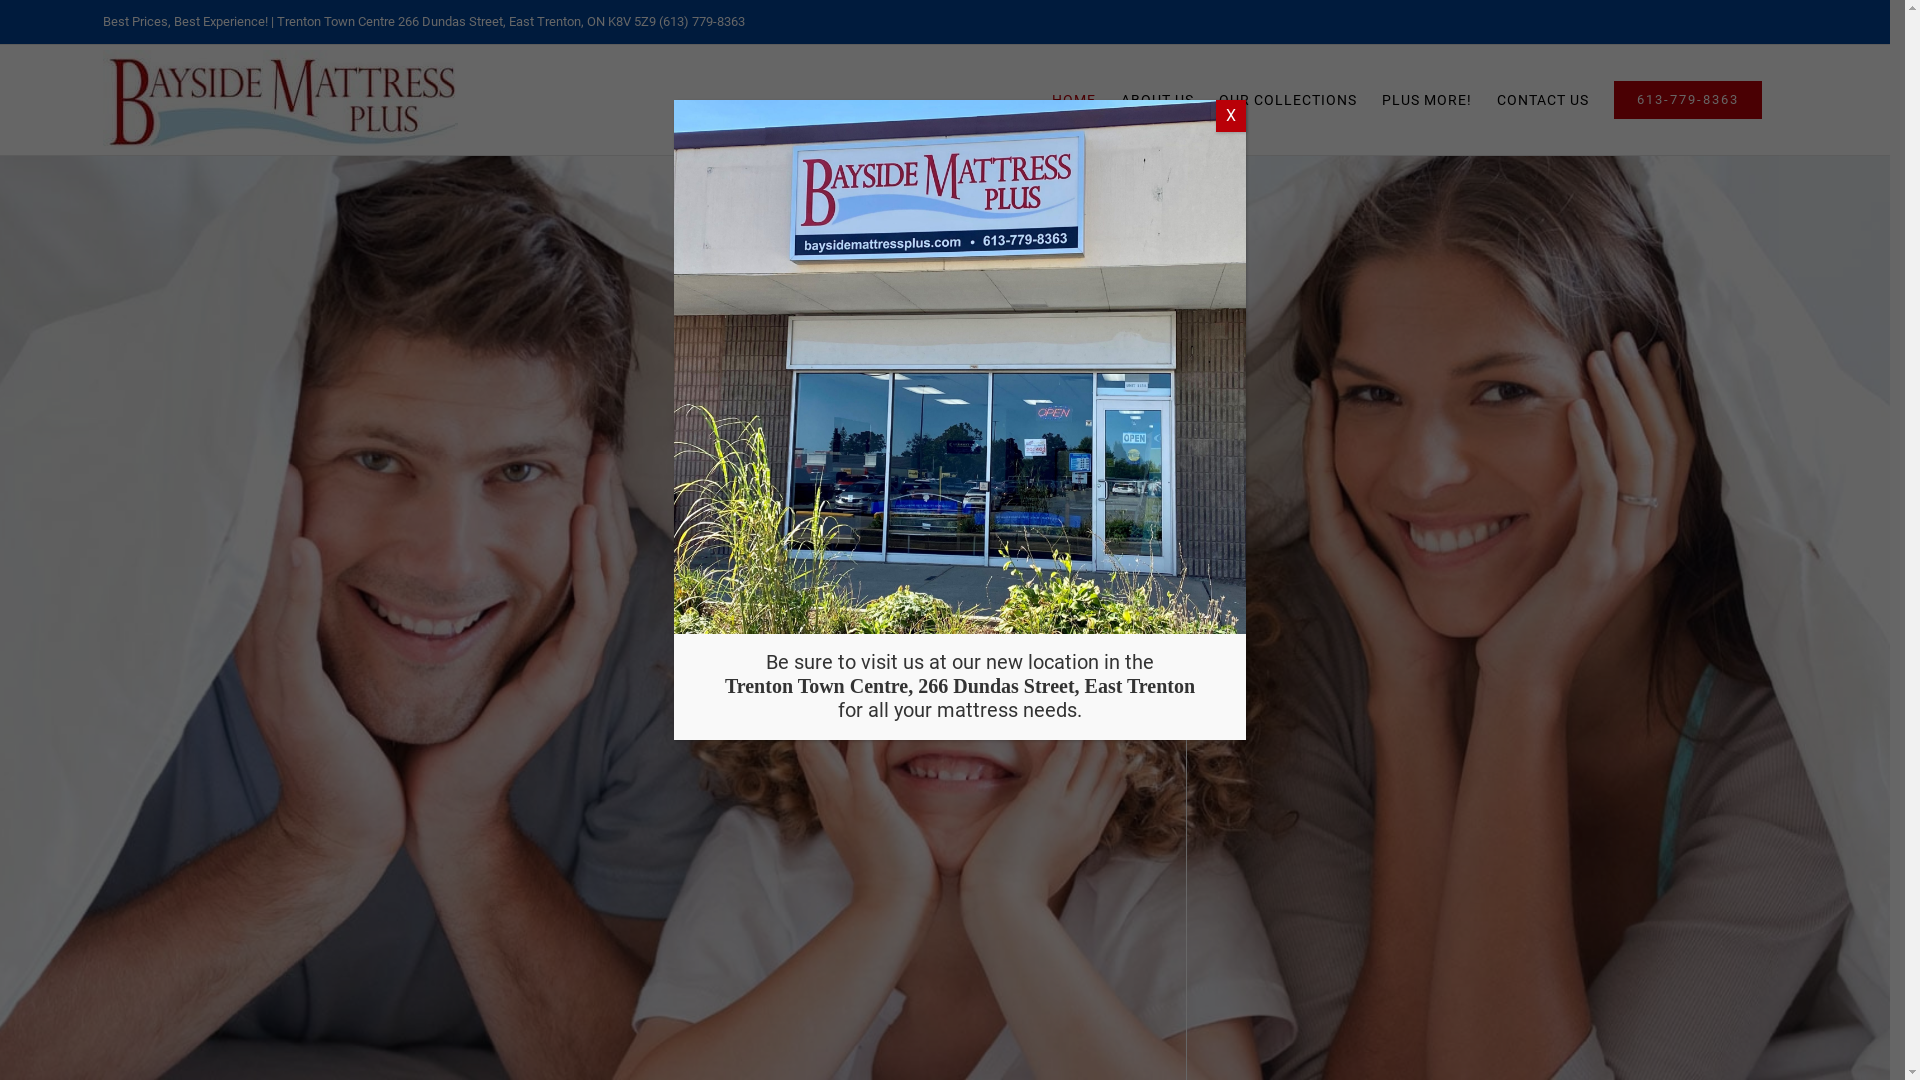  What do you see at coordinates (1073, 100) in the screenshot?
I see `'HOME'` at bounding box center [1073, 100].